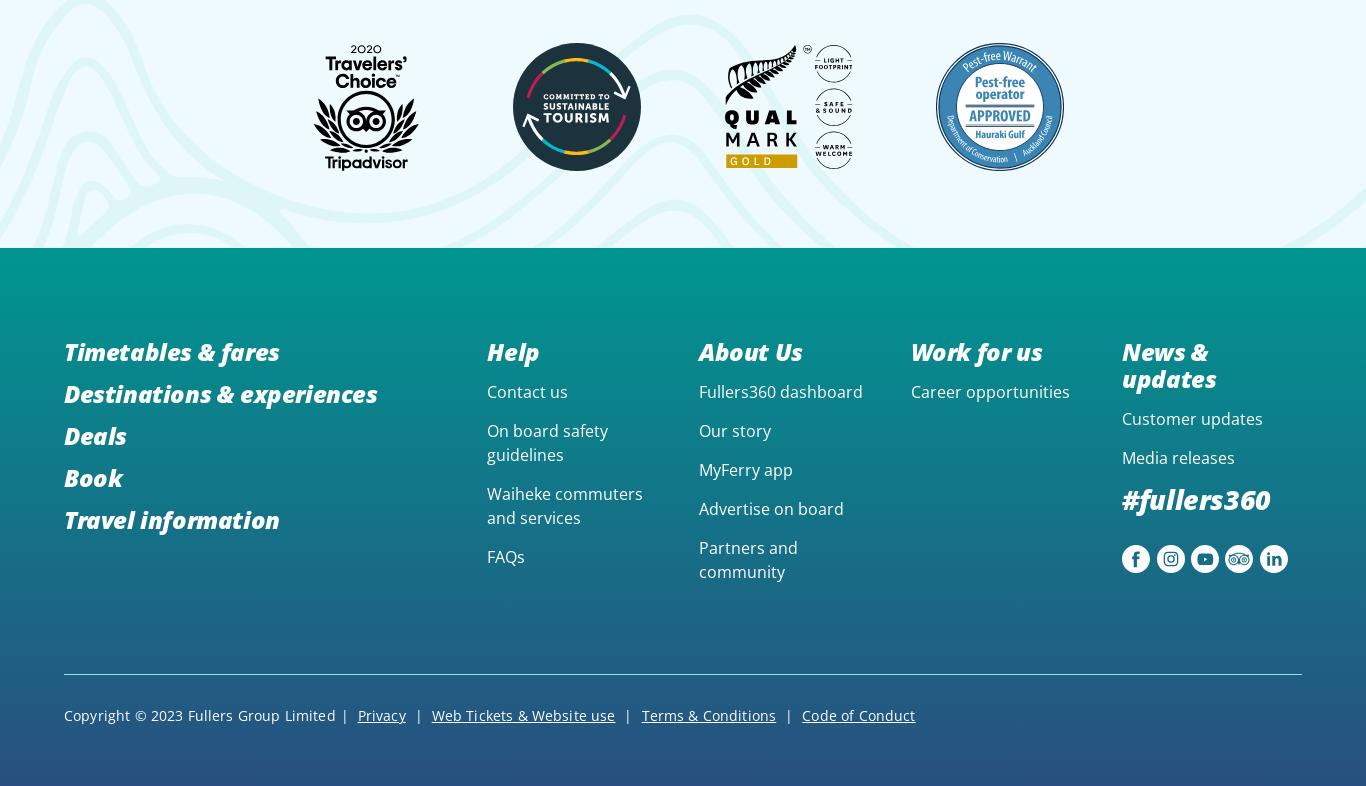 The height and width of the screenshot is (786, 1366). What do you see at coordinates (93, 476) in the screenshot?
I see `'Book'` at bounding box center [93, 476].